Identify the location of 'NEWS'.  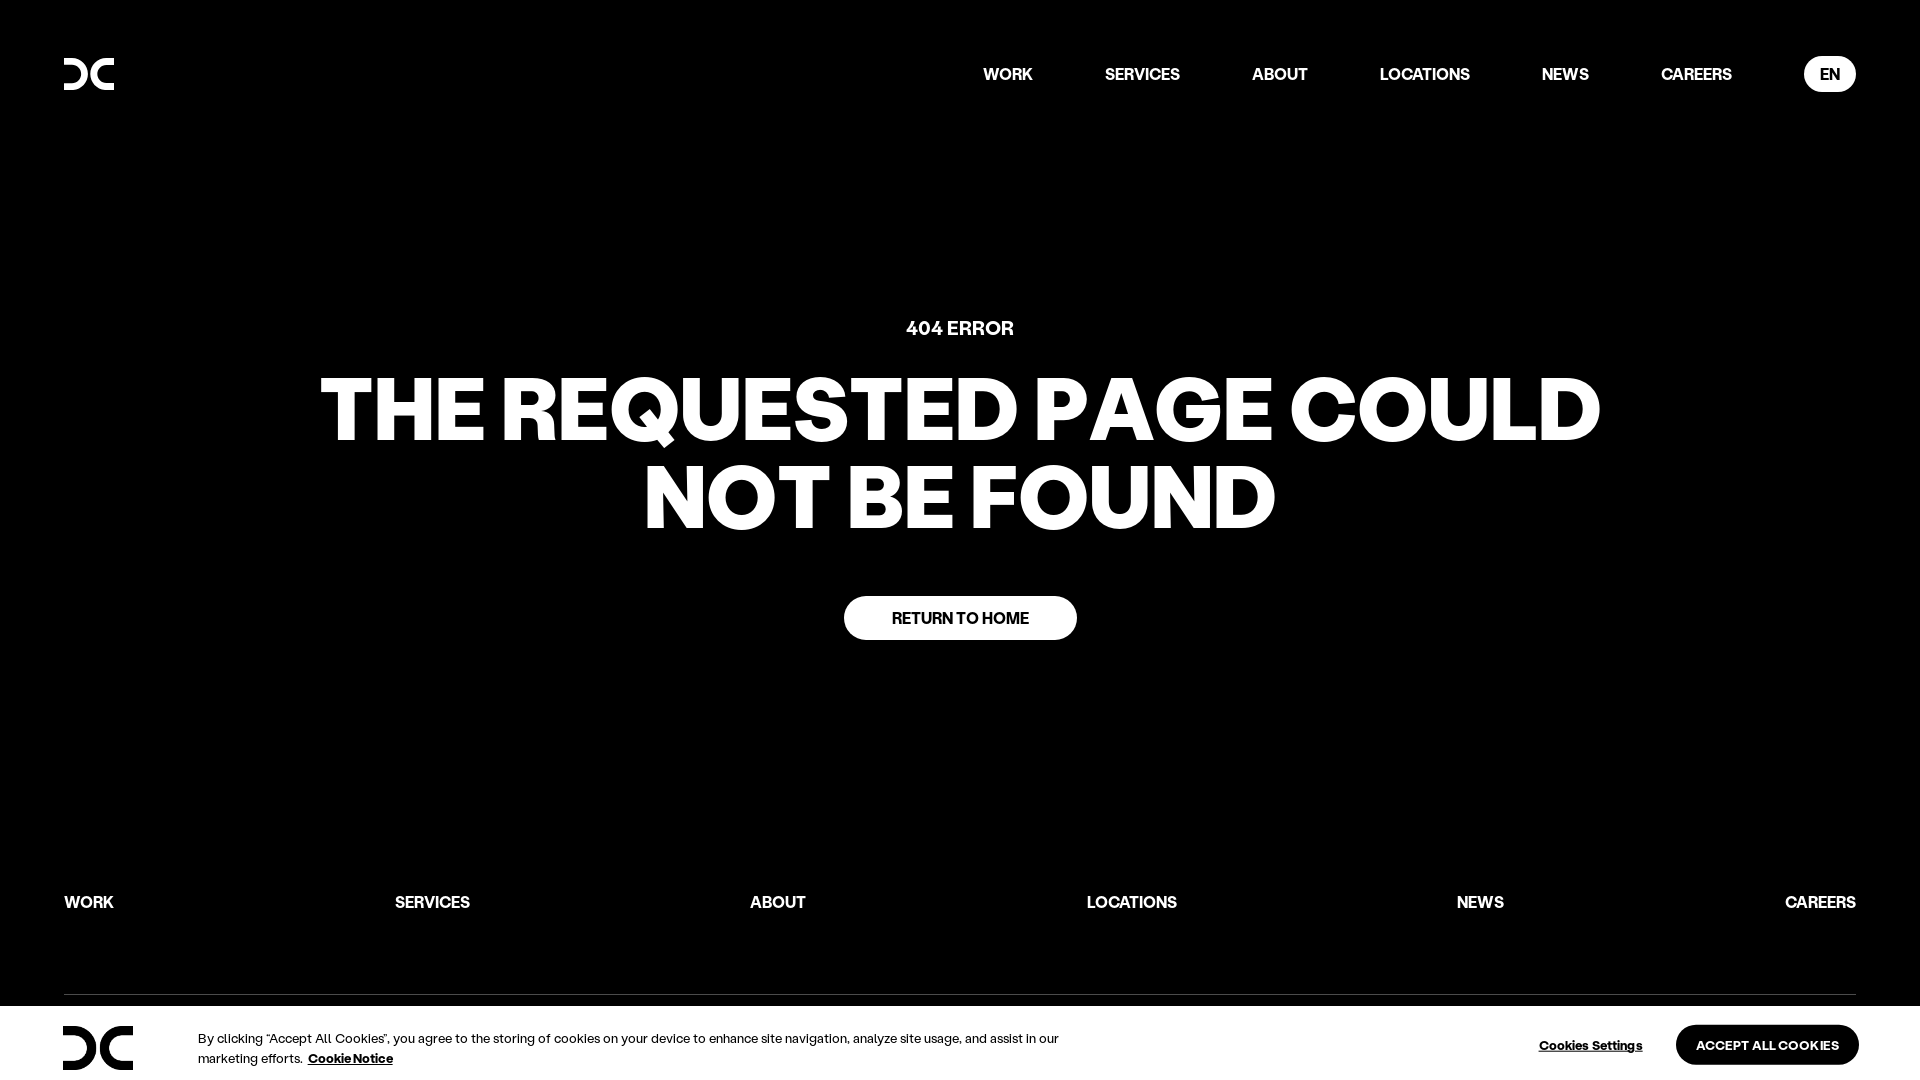
(1564, 72).